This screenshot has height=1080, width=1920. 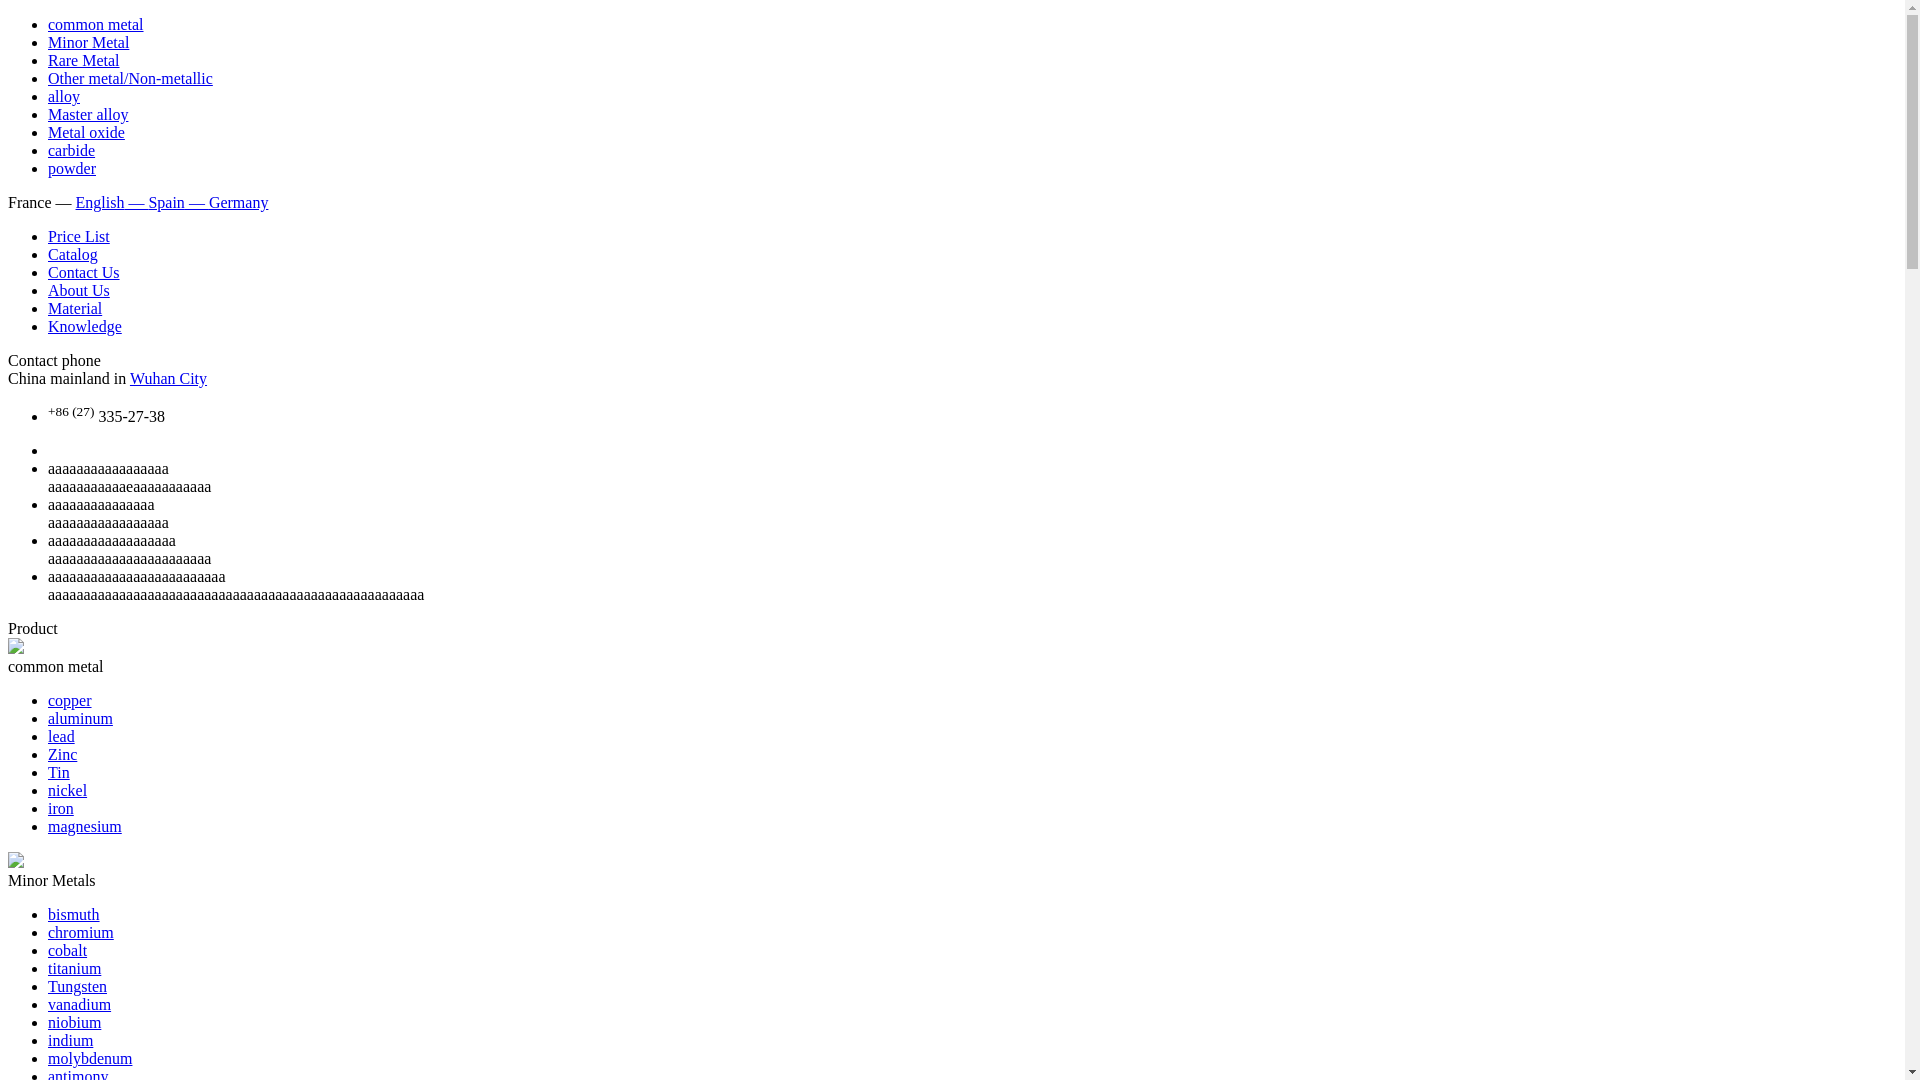 What do you see at coordinates (75, 308) in the screenshot?
I see `'Material'` at bounding box center [75, 308].